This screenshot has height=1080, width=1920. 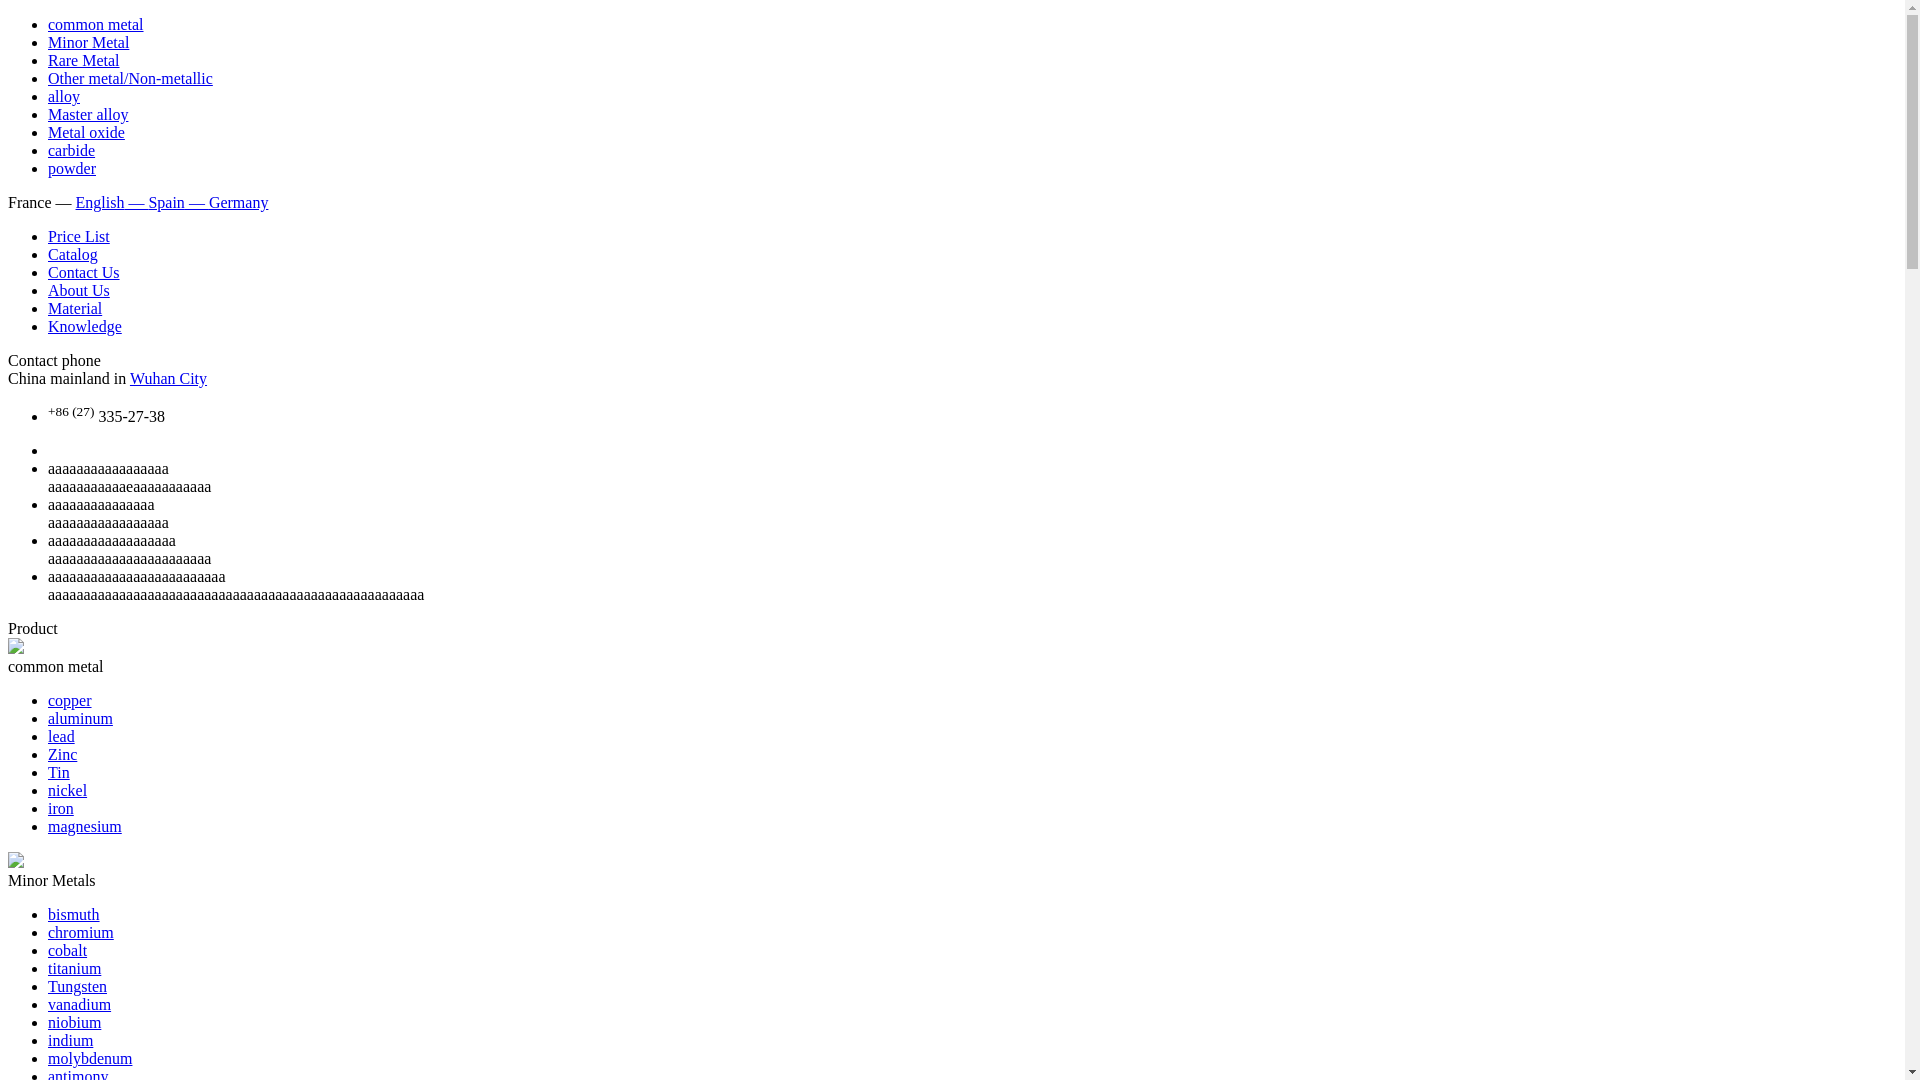 What do you see at coordinates (75, 308) in the screenshot?
I see `'Material'` at bounding box center [75, 308].